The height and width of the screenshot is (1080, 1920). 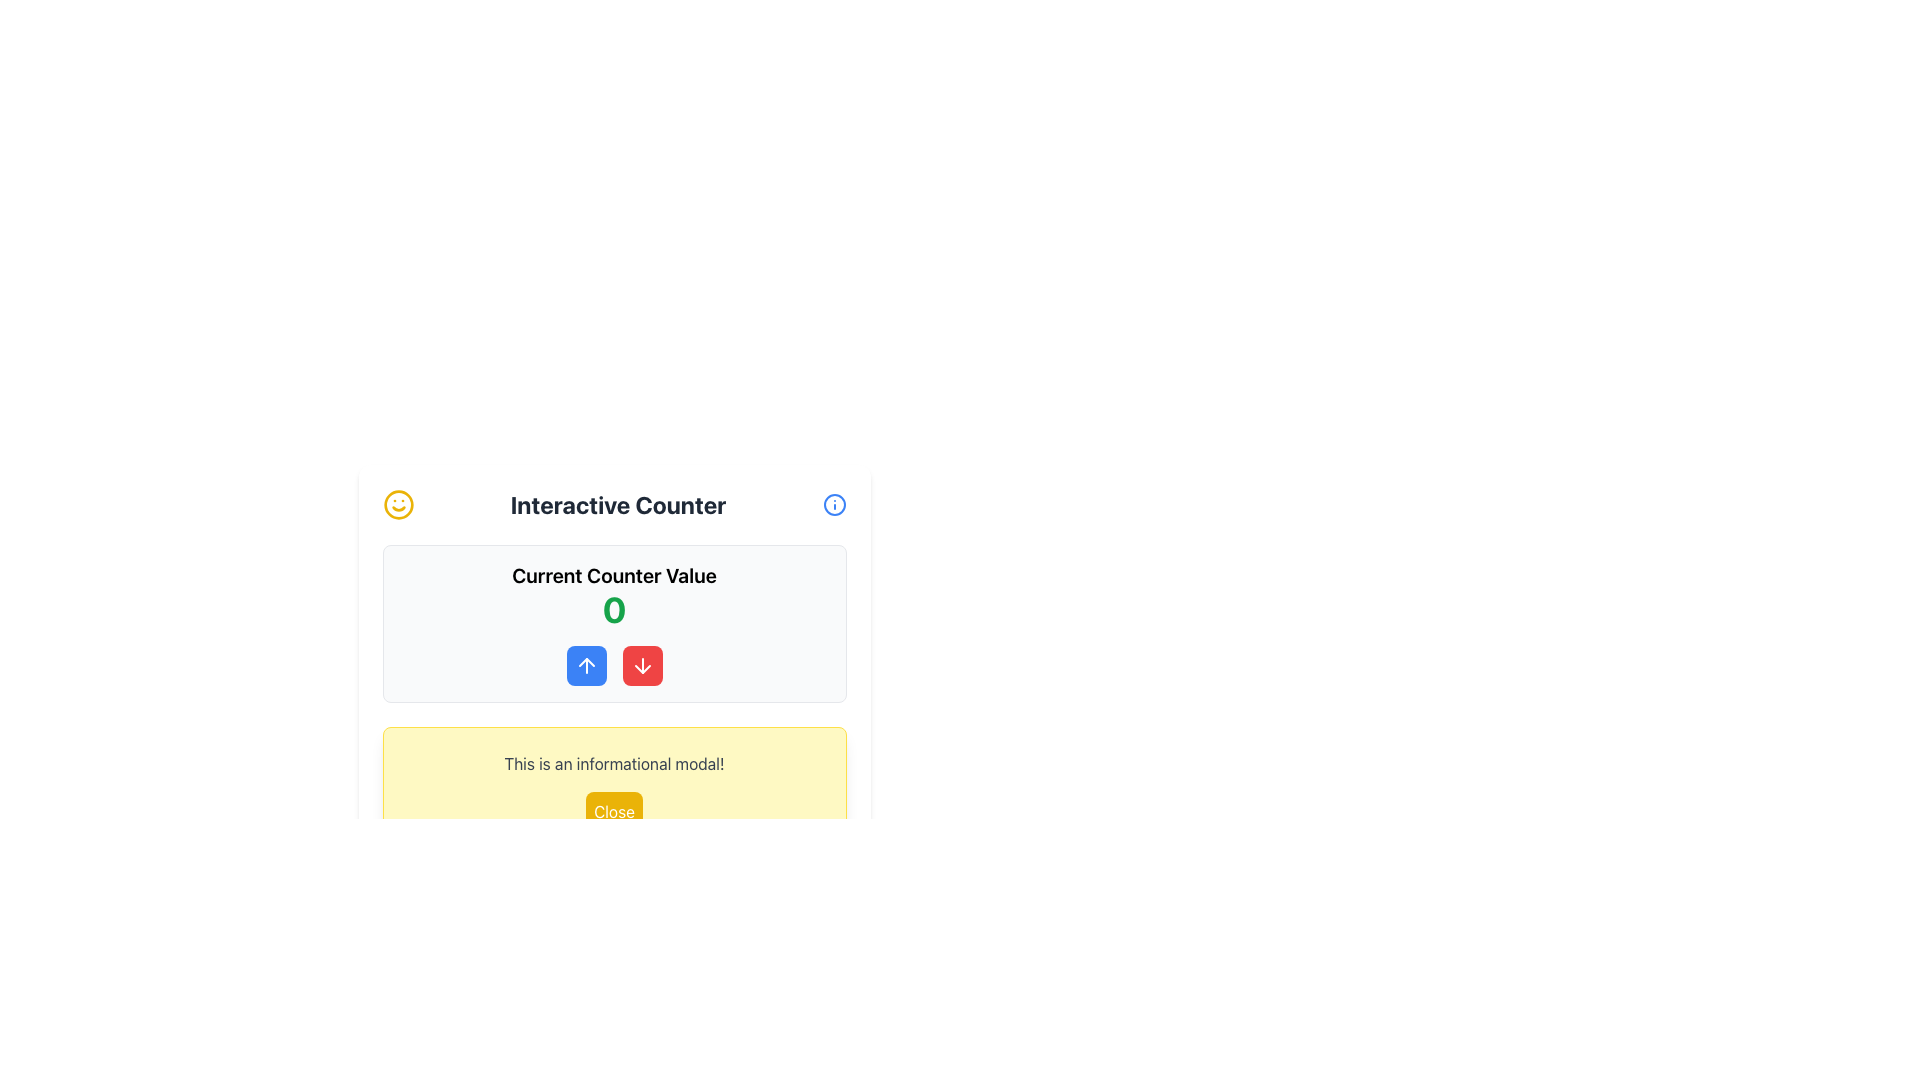 What do you see at coordinates (613, 666) in the screenshot?
I see `the grouping element containing two interactive buttons, one blue with an upward arrow and one red with a downward arrow, to observe their hover effects` at bounding box center [613, 666].